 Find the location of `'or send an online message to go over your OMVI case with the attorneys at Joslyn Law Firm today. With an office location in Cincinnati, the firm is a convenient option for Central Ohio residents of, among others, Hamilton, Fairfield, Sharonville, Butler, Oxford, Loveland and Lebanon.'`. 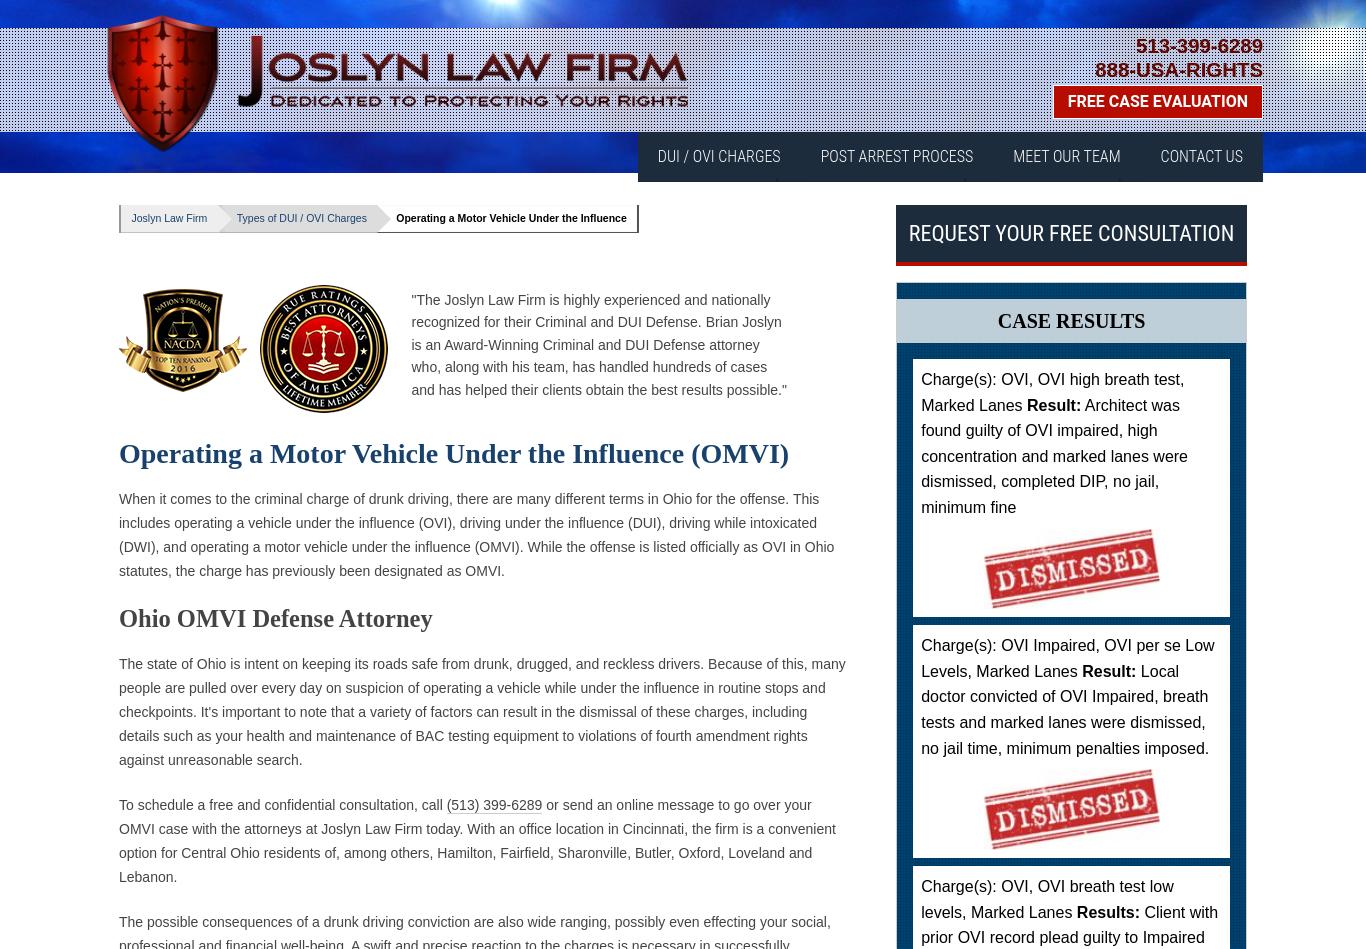

'or send an online message to go over your OMVI case with the attorneys at Joslyn Law Firm today. With an office location in Cincinnati, the firm is a convenient option for Central Ohio residents of, among others, Hamilton, Fairfield, Sharonville, Butler, Oxford, Loveland and Lebanon.' is located at coordinates (477, 839).